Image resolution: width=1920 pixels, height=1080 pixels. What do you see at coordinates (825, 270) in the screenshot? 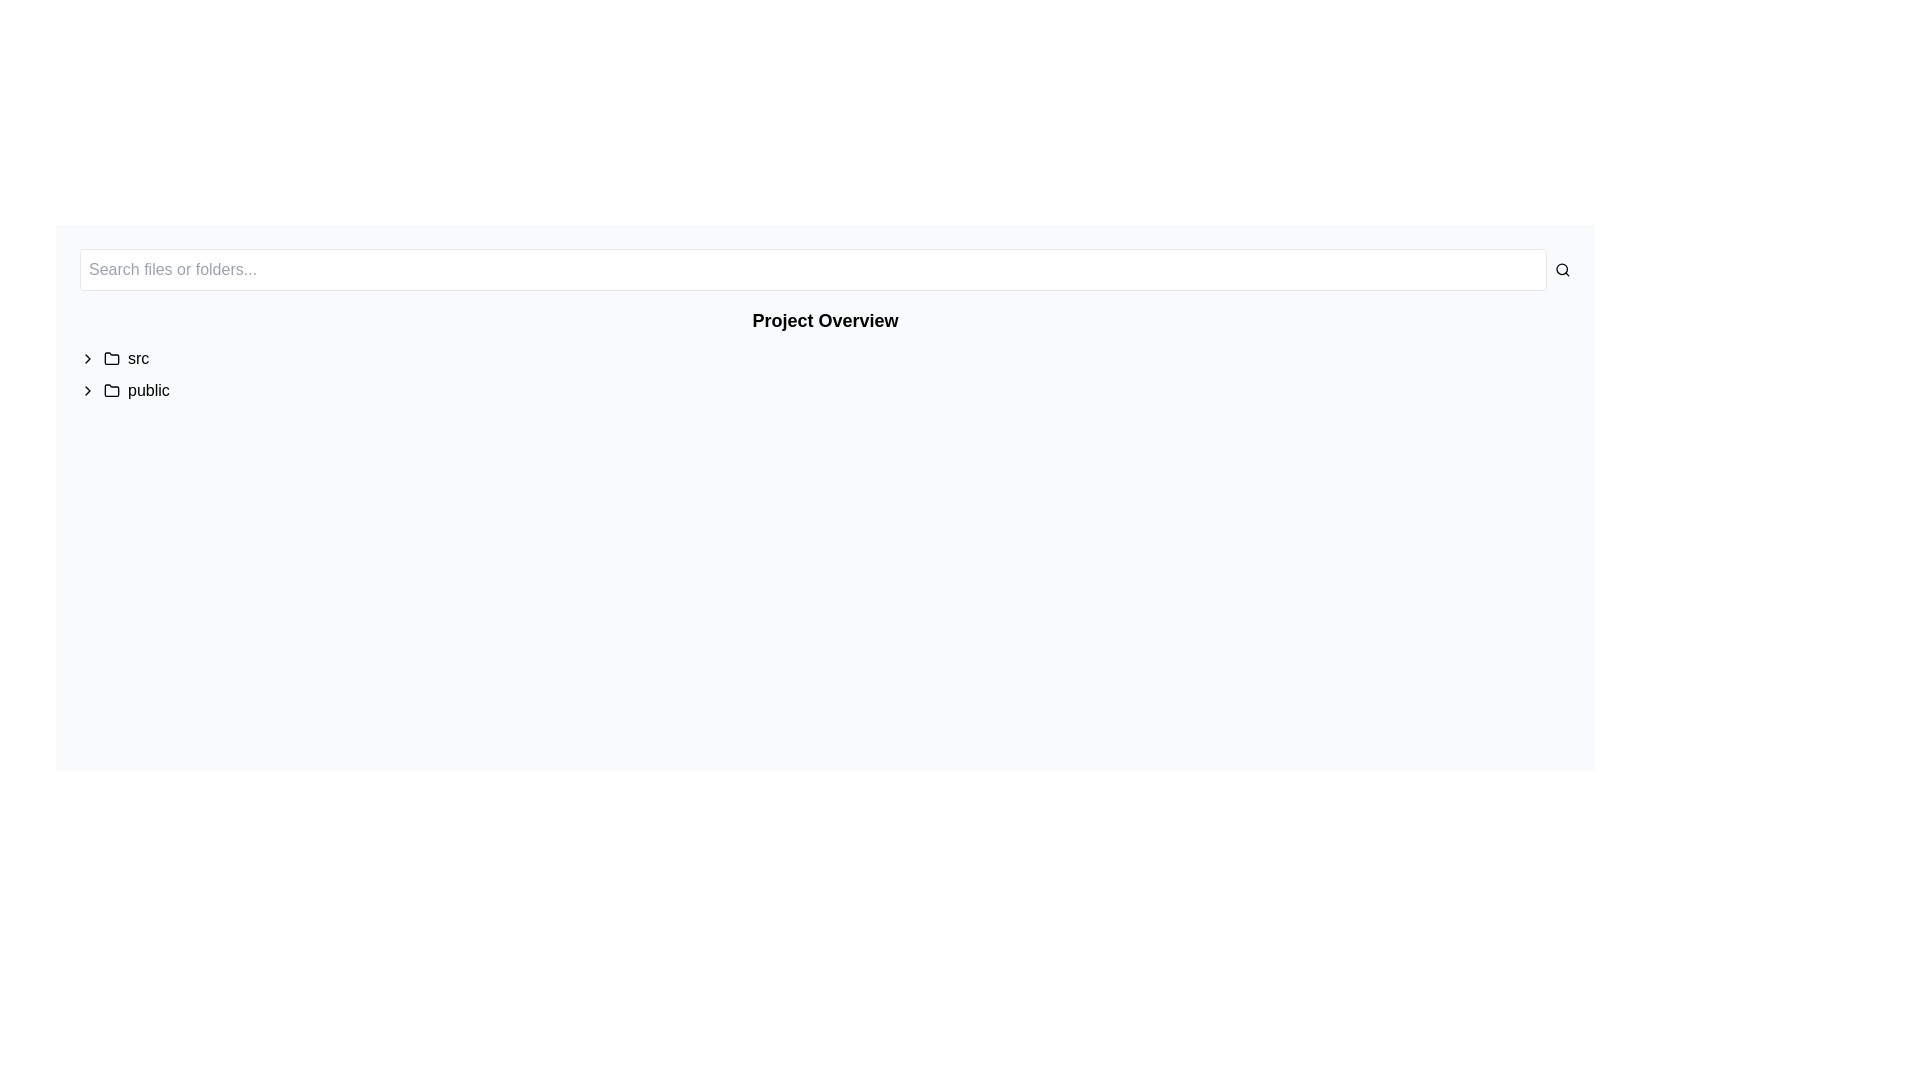
I see `the input area of the search bar located at the top of the main content section to focus on it` at bounding box center [825, 270].